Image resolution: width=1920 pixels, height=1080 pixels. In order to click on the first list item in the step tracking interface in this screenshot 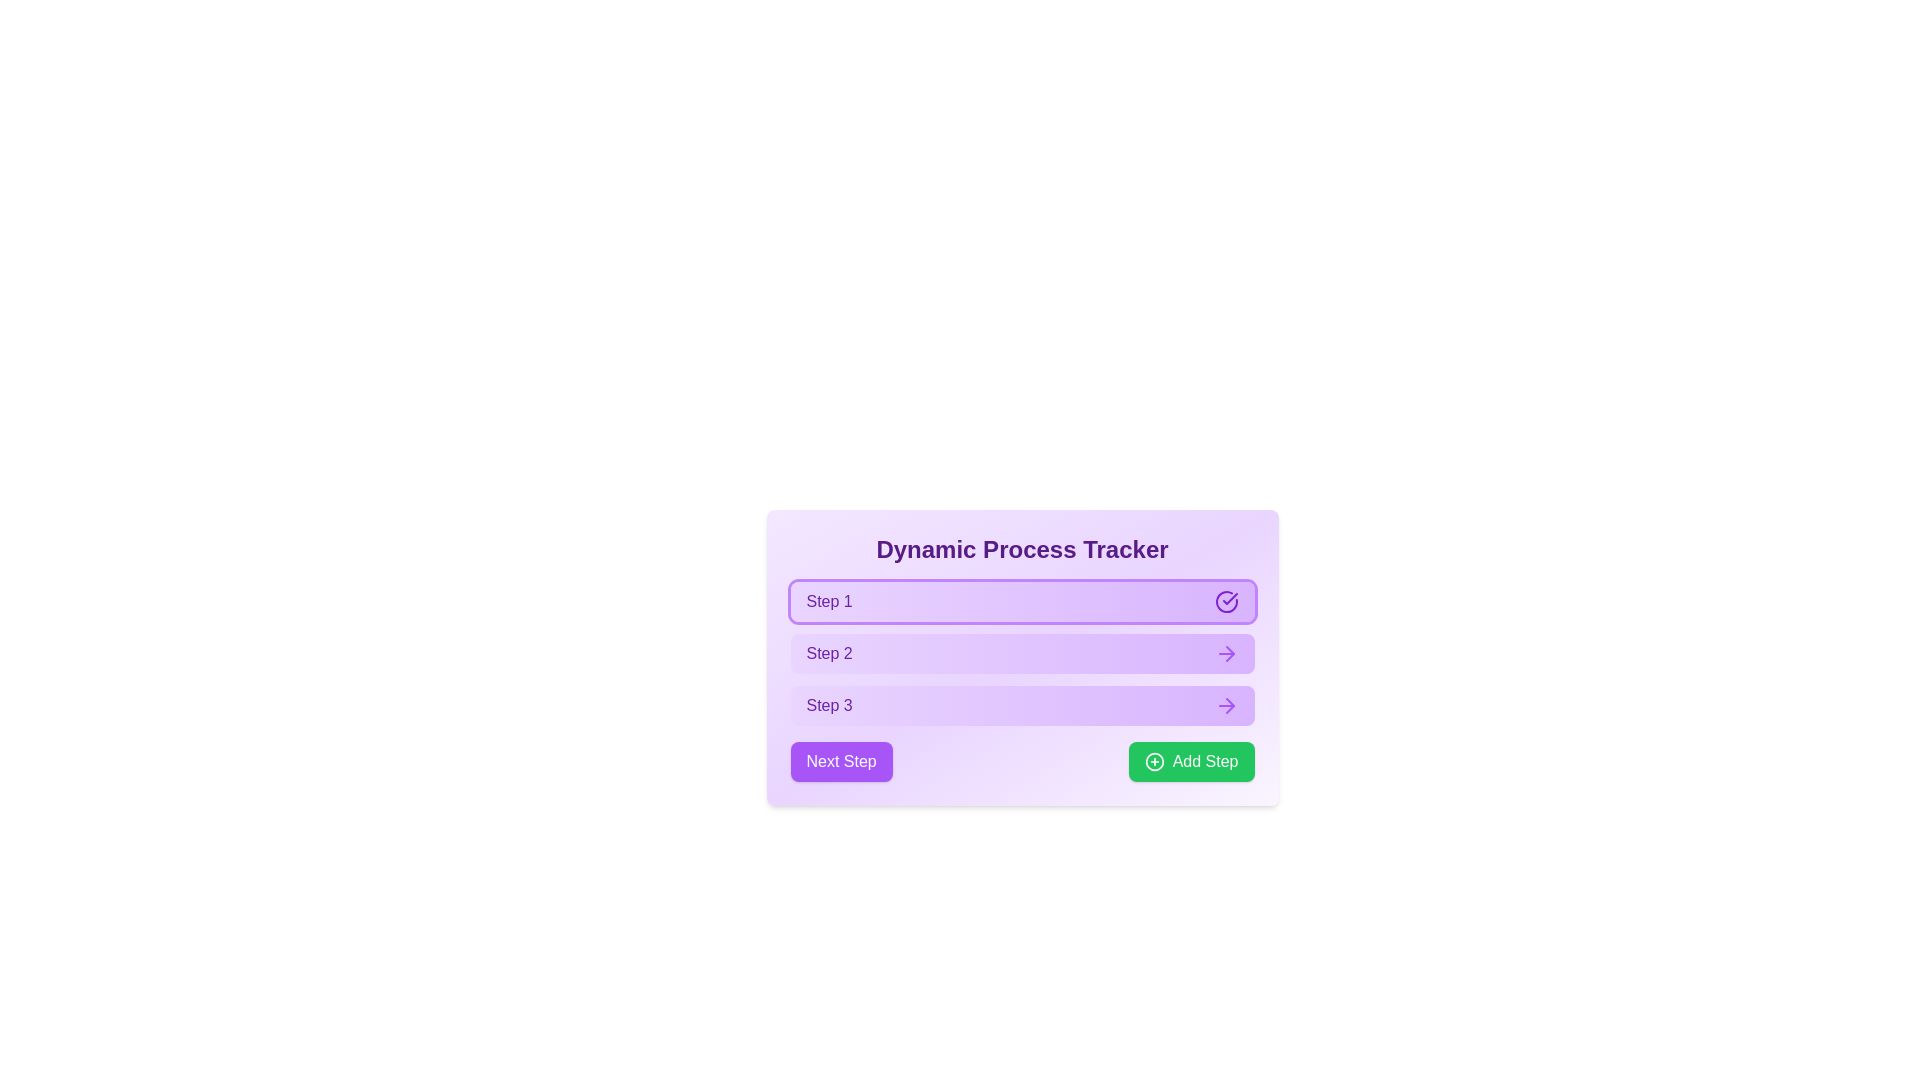, I will do `click(1022, 600)`.